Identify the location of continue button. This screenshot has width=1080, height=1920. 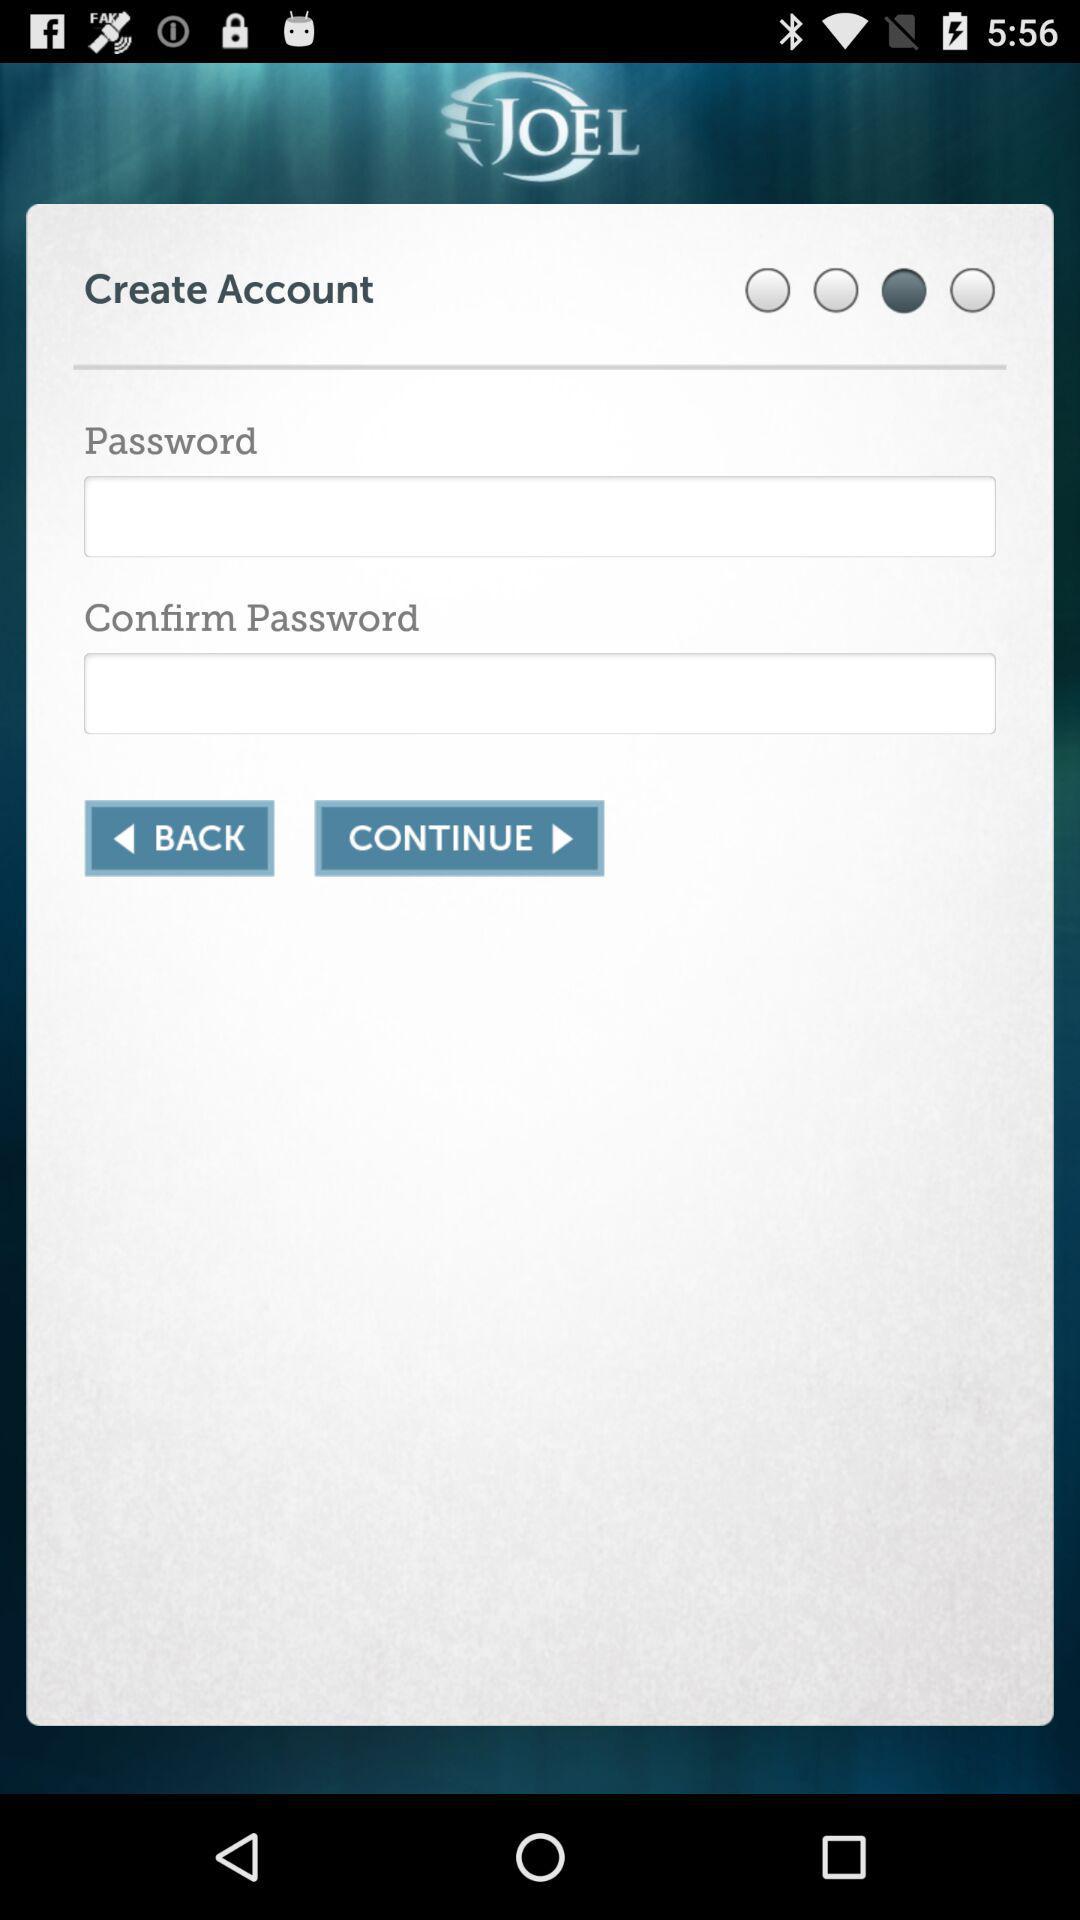
(459, 838).